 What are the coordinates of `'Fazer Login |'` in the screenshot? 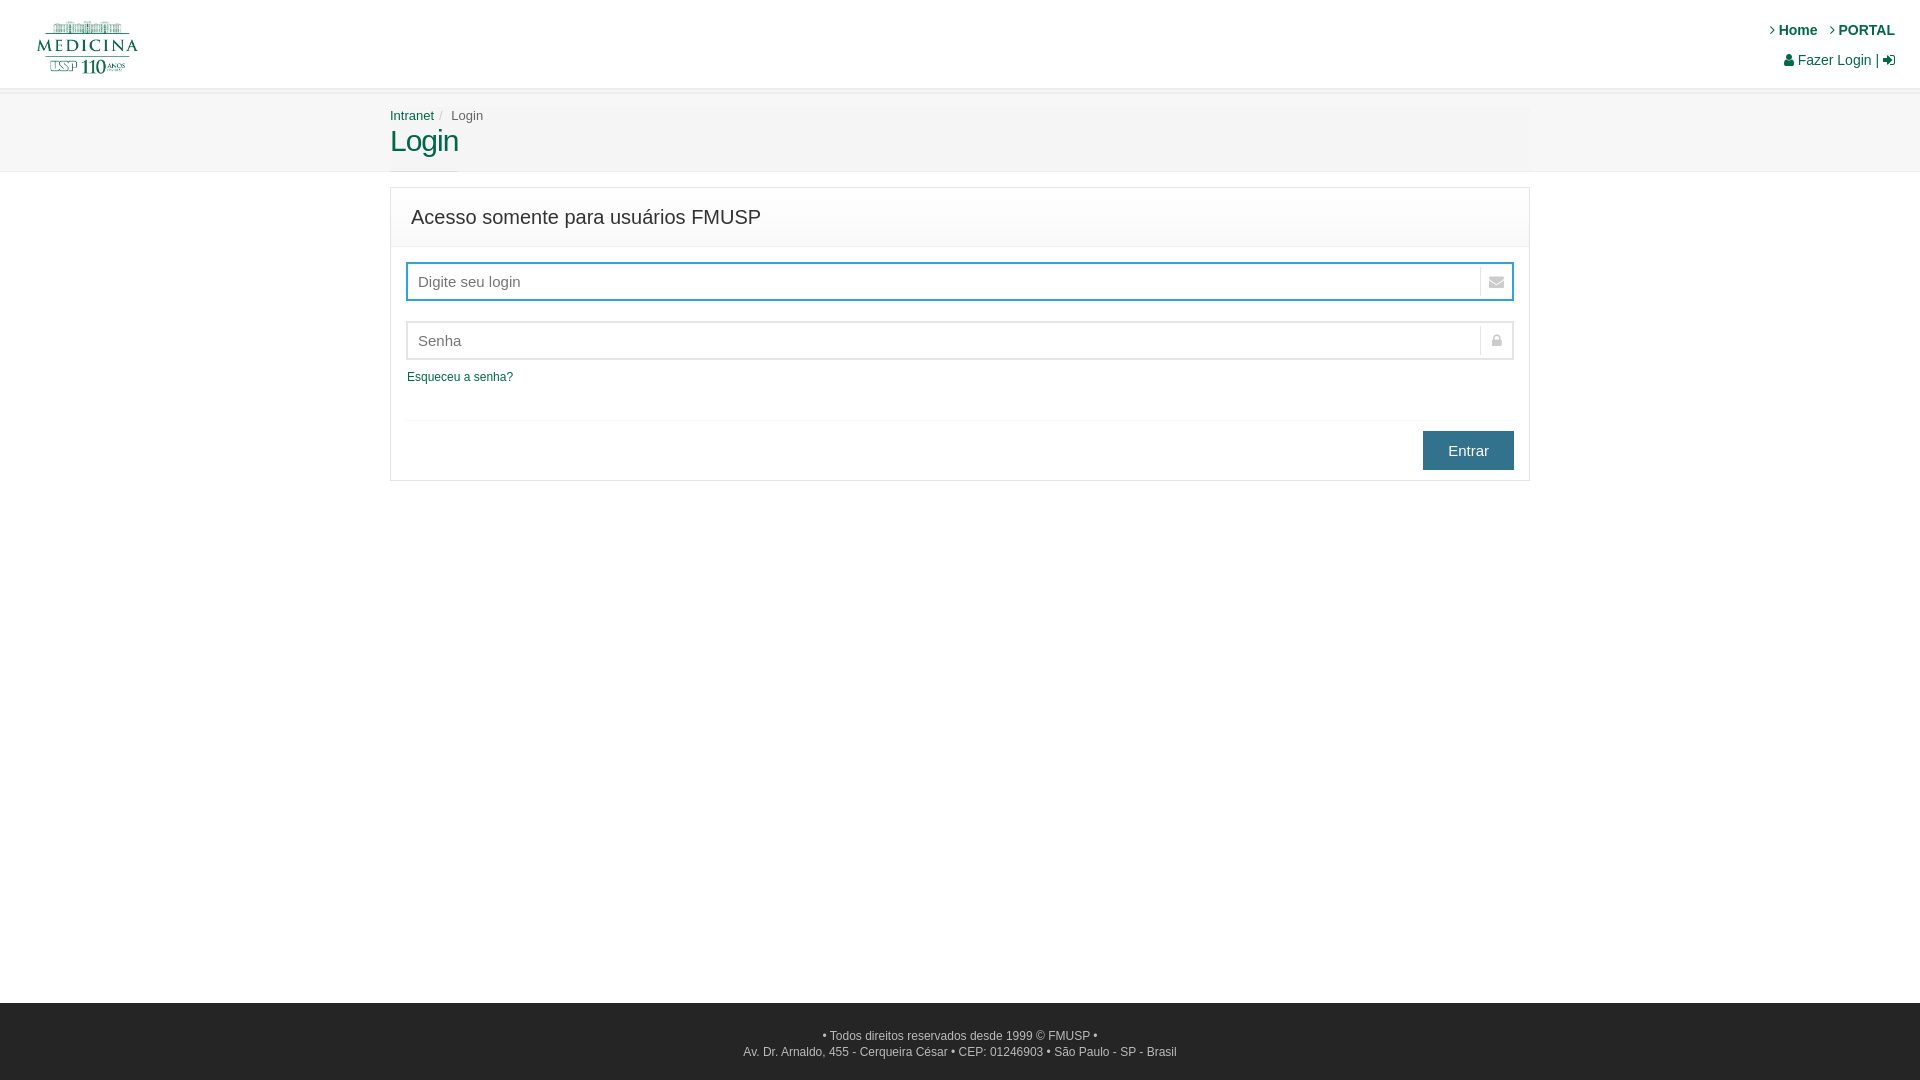 It's located at (1839, 59).